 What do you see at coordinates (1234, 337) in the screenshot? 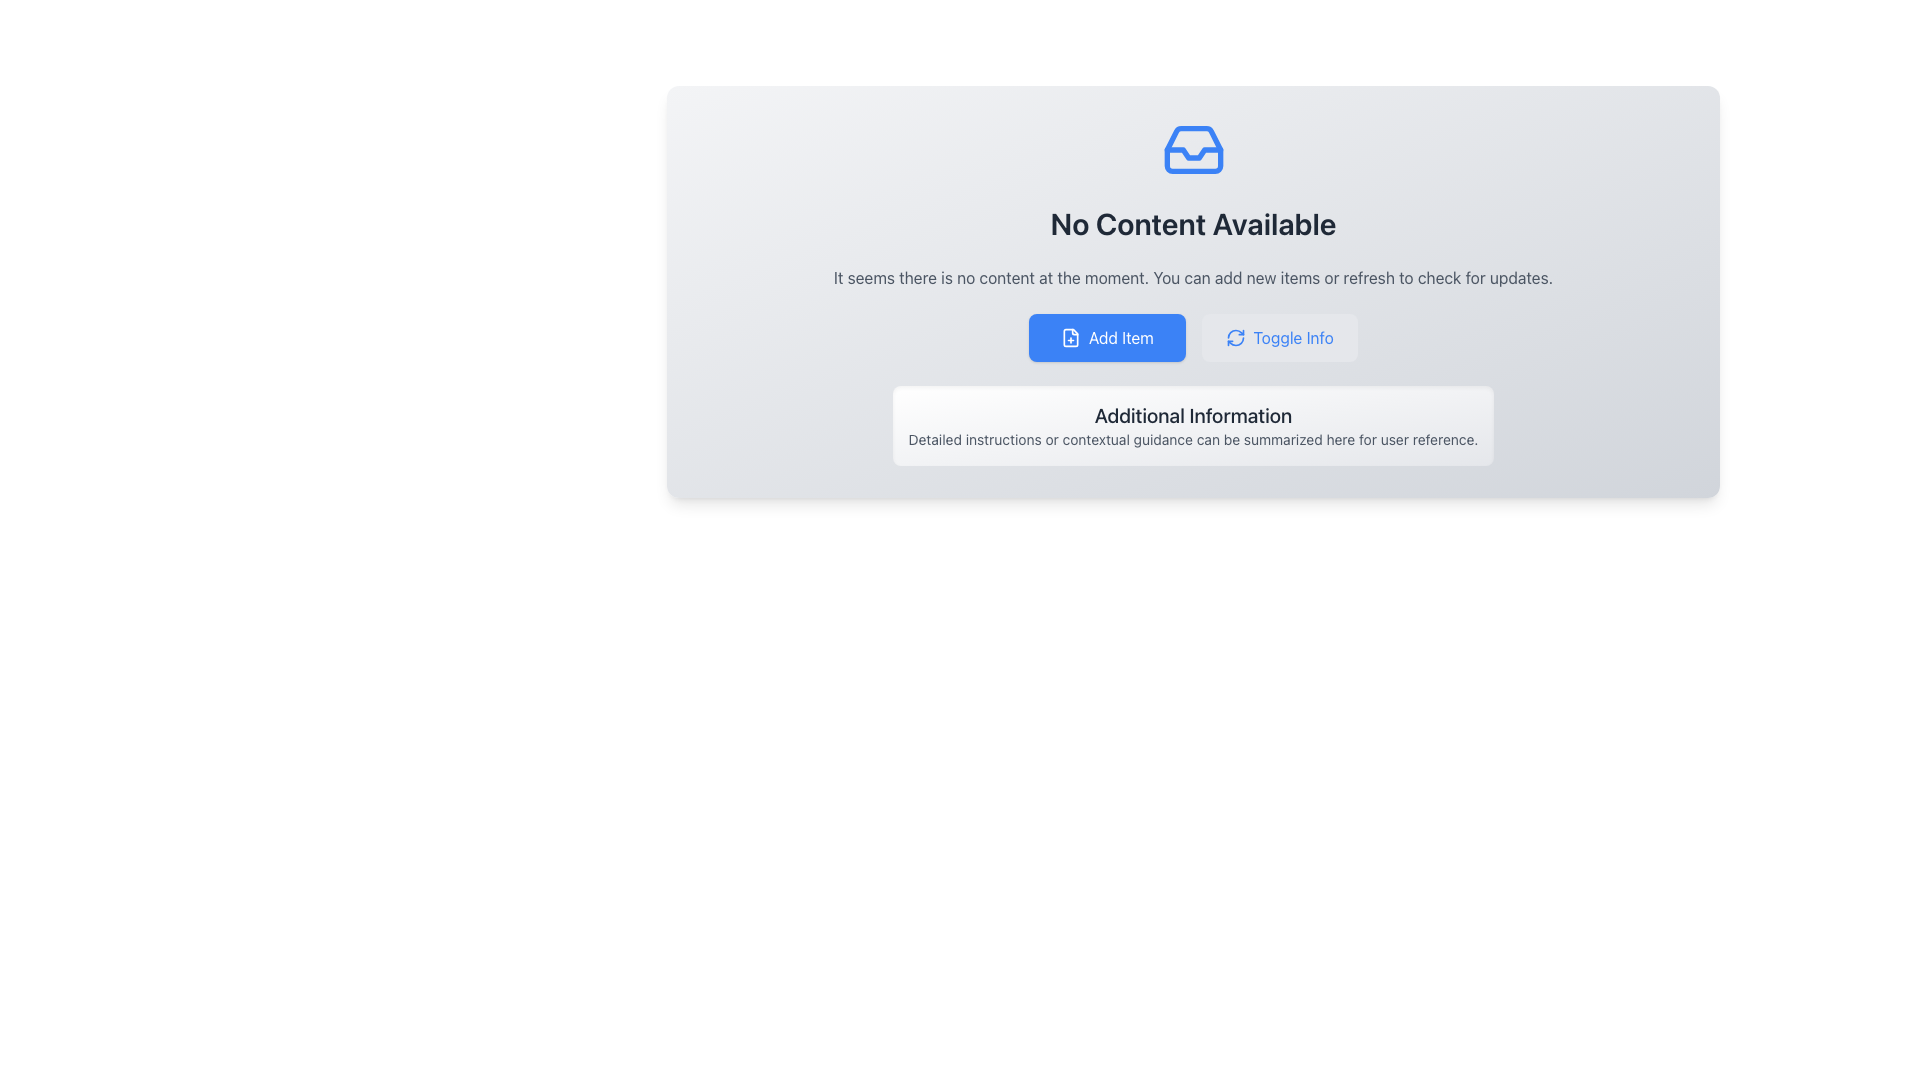
I see `the circular arrow icon representing a refresh or toggle action, which is located to the left of the 'Toggle Info' text within a button component` at bounding box center [1234, 337].